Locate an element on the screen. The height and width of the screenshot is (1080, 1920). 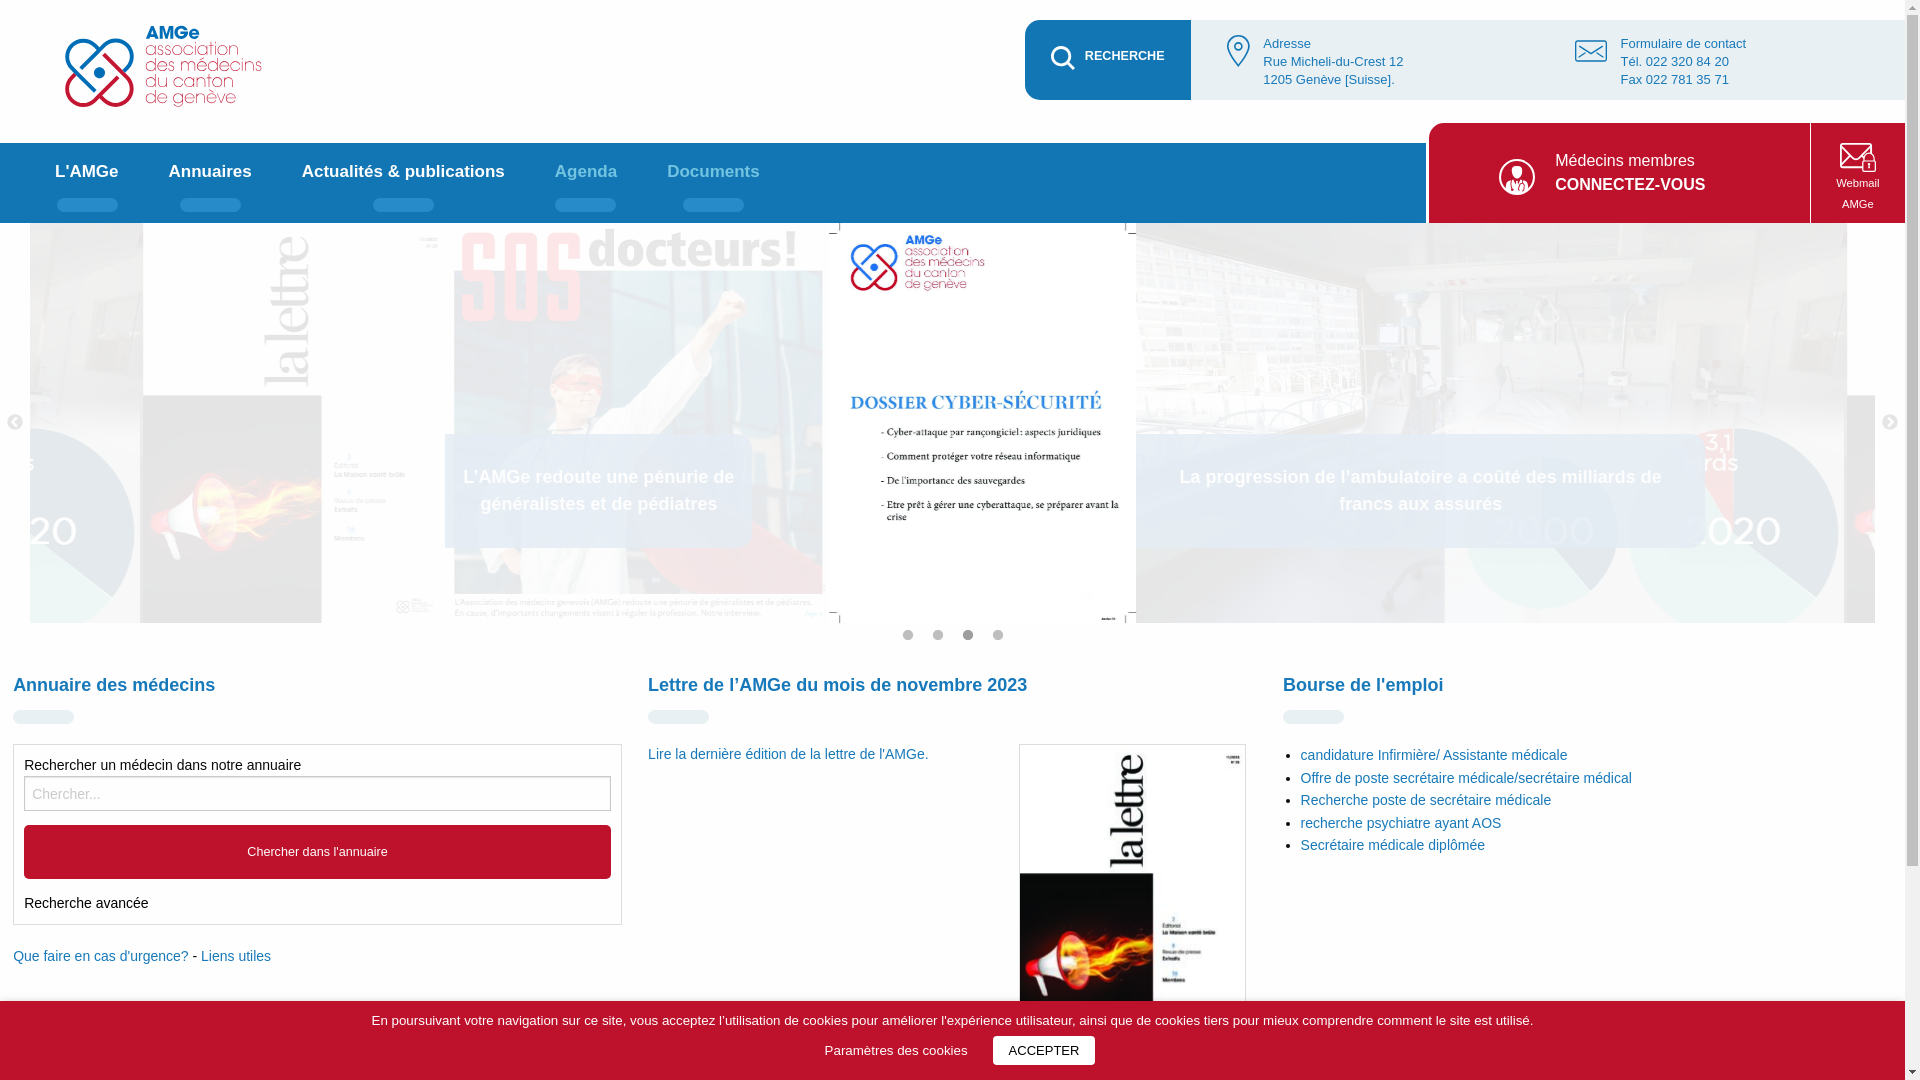
'Agenda' is located at coordinates (584, 182).